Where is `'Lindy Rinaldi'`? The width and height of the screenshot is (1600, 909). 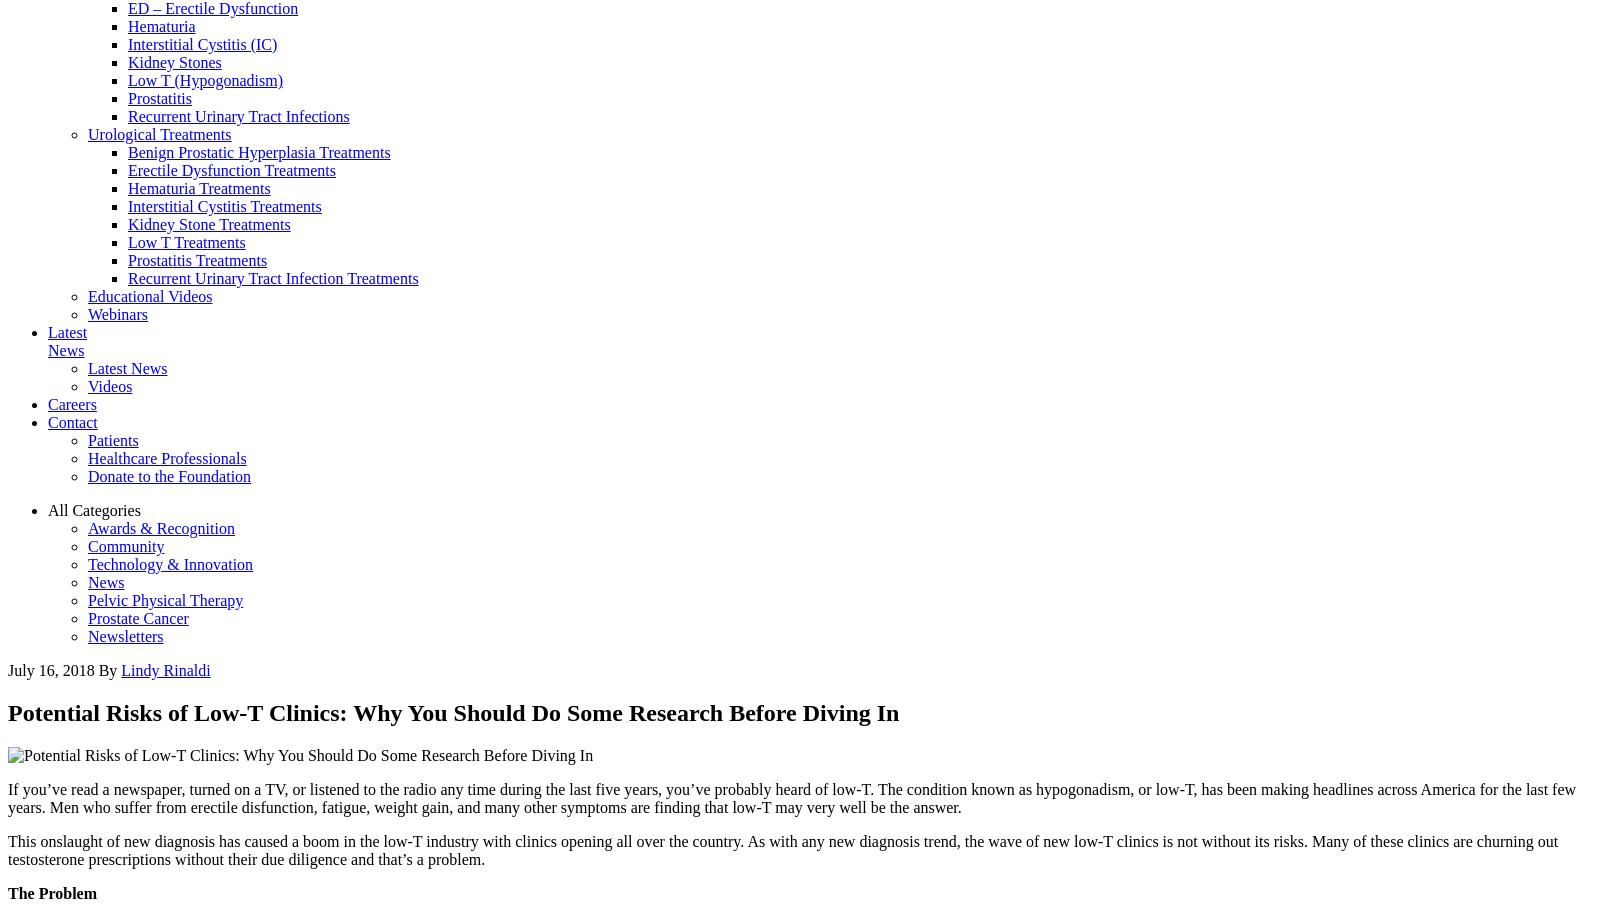 'Lindy Rinaldi' is located at coordinates (119, 670).